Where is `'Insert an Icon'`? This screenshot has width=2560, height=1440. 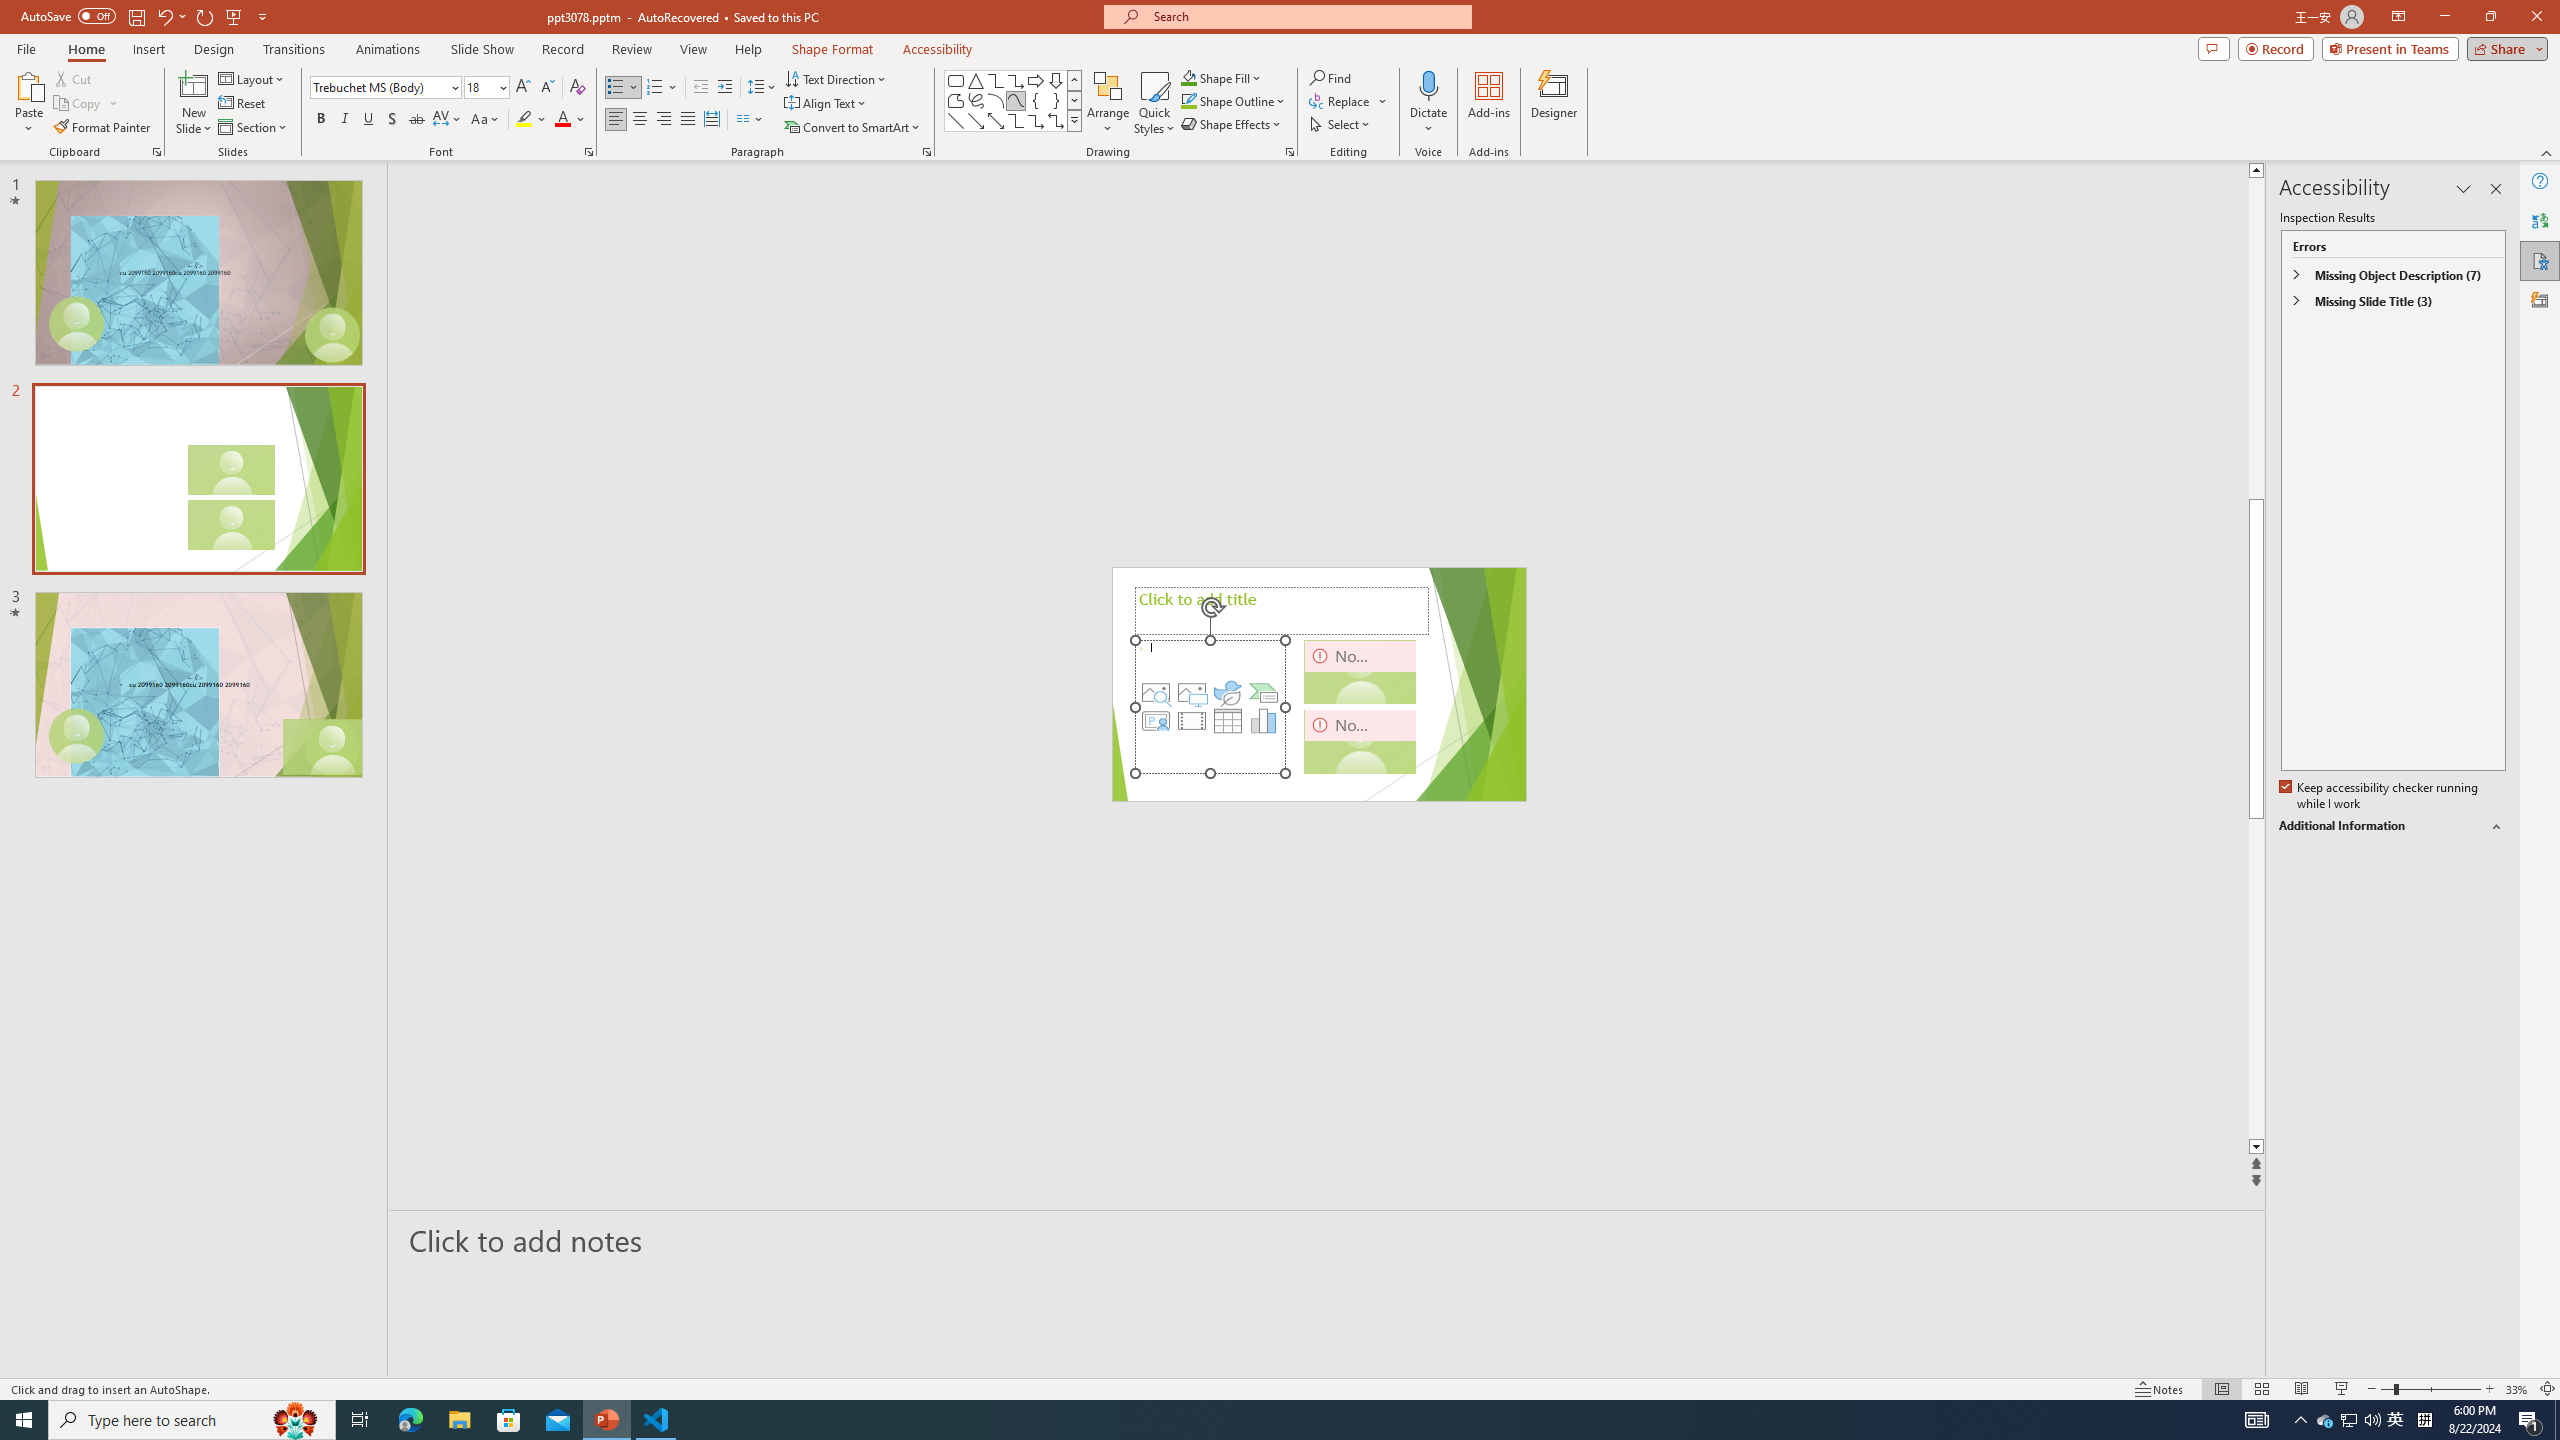 'Insert an Icon' is located at coordinates (1227, 693).